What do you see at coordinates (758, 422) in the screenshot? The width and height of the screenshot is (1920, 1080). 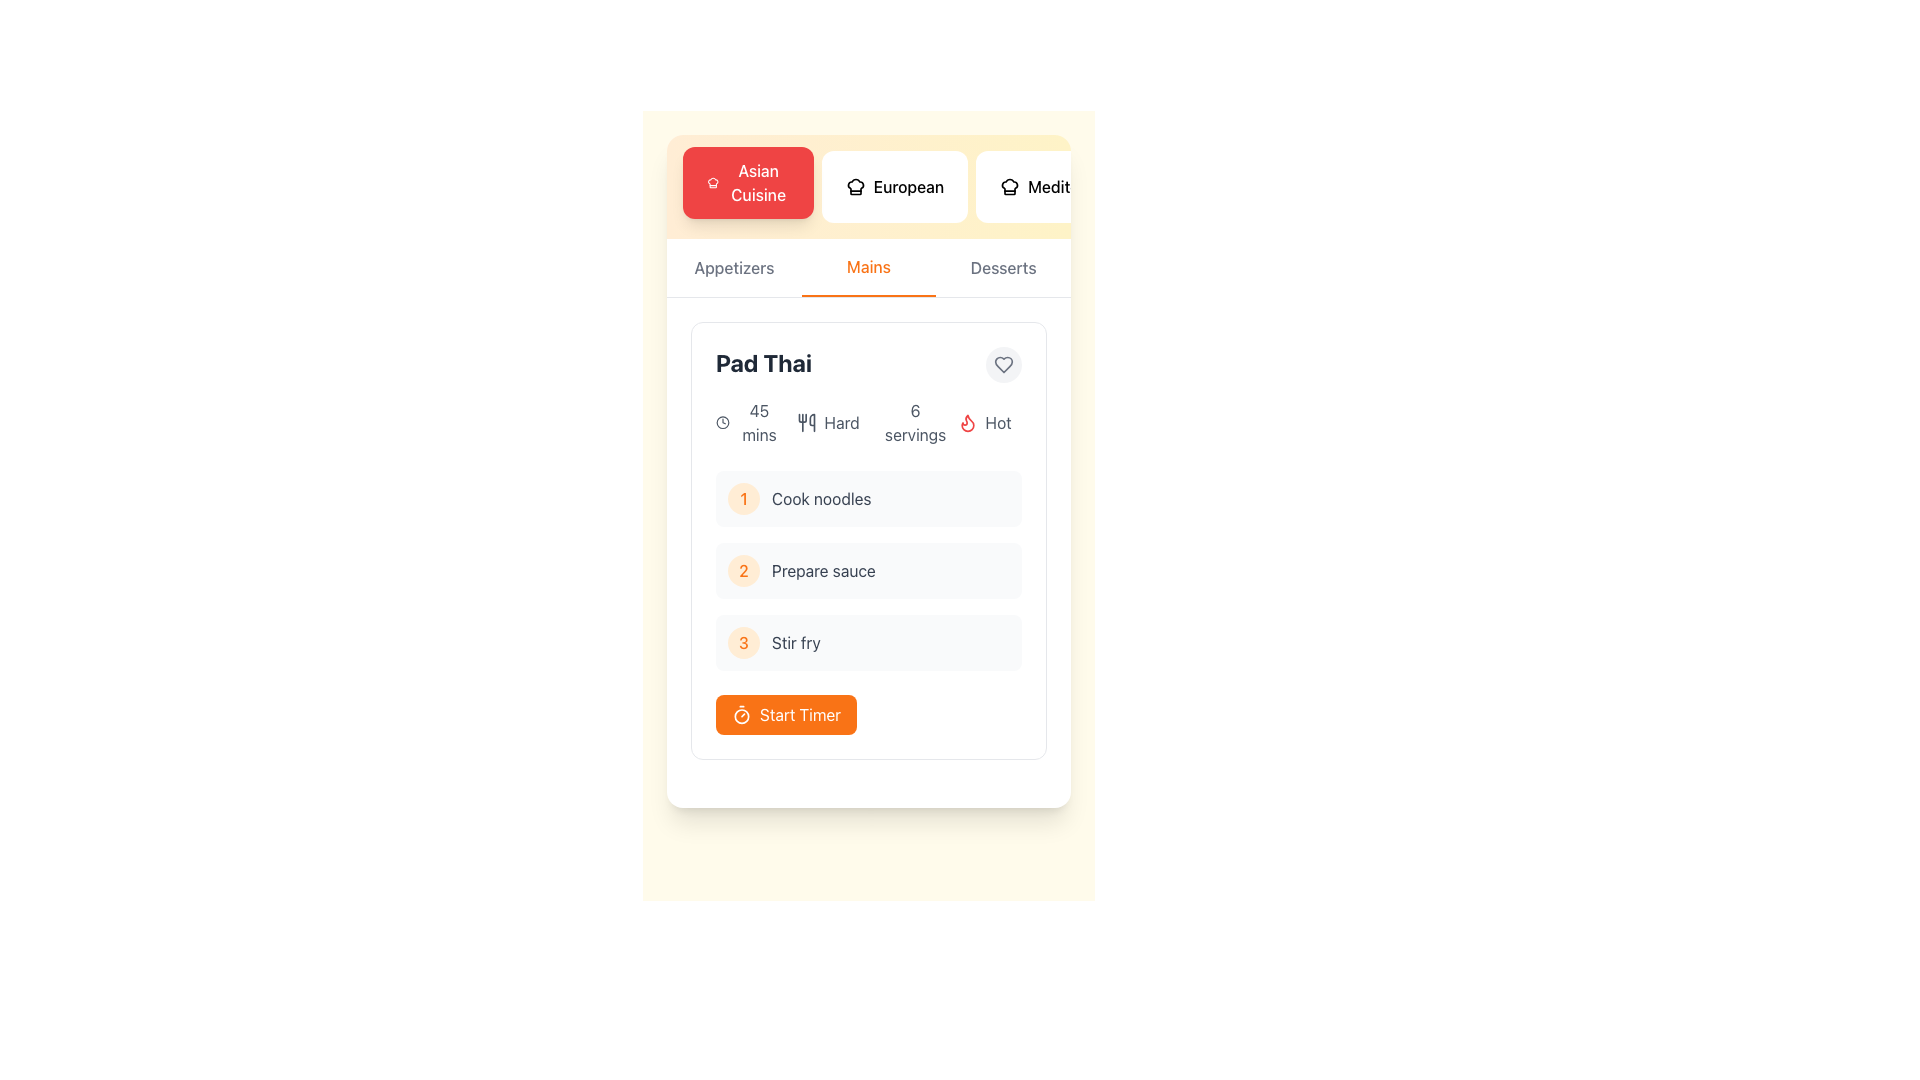 I see `displayed information from the text label showing '45 mins' located at the top-left section of the card, positioned to the right of a clock icon` at bounding box center [758, 422].